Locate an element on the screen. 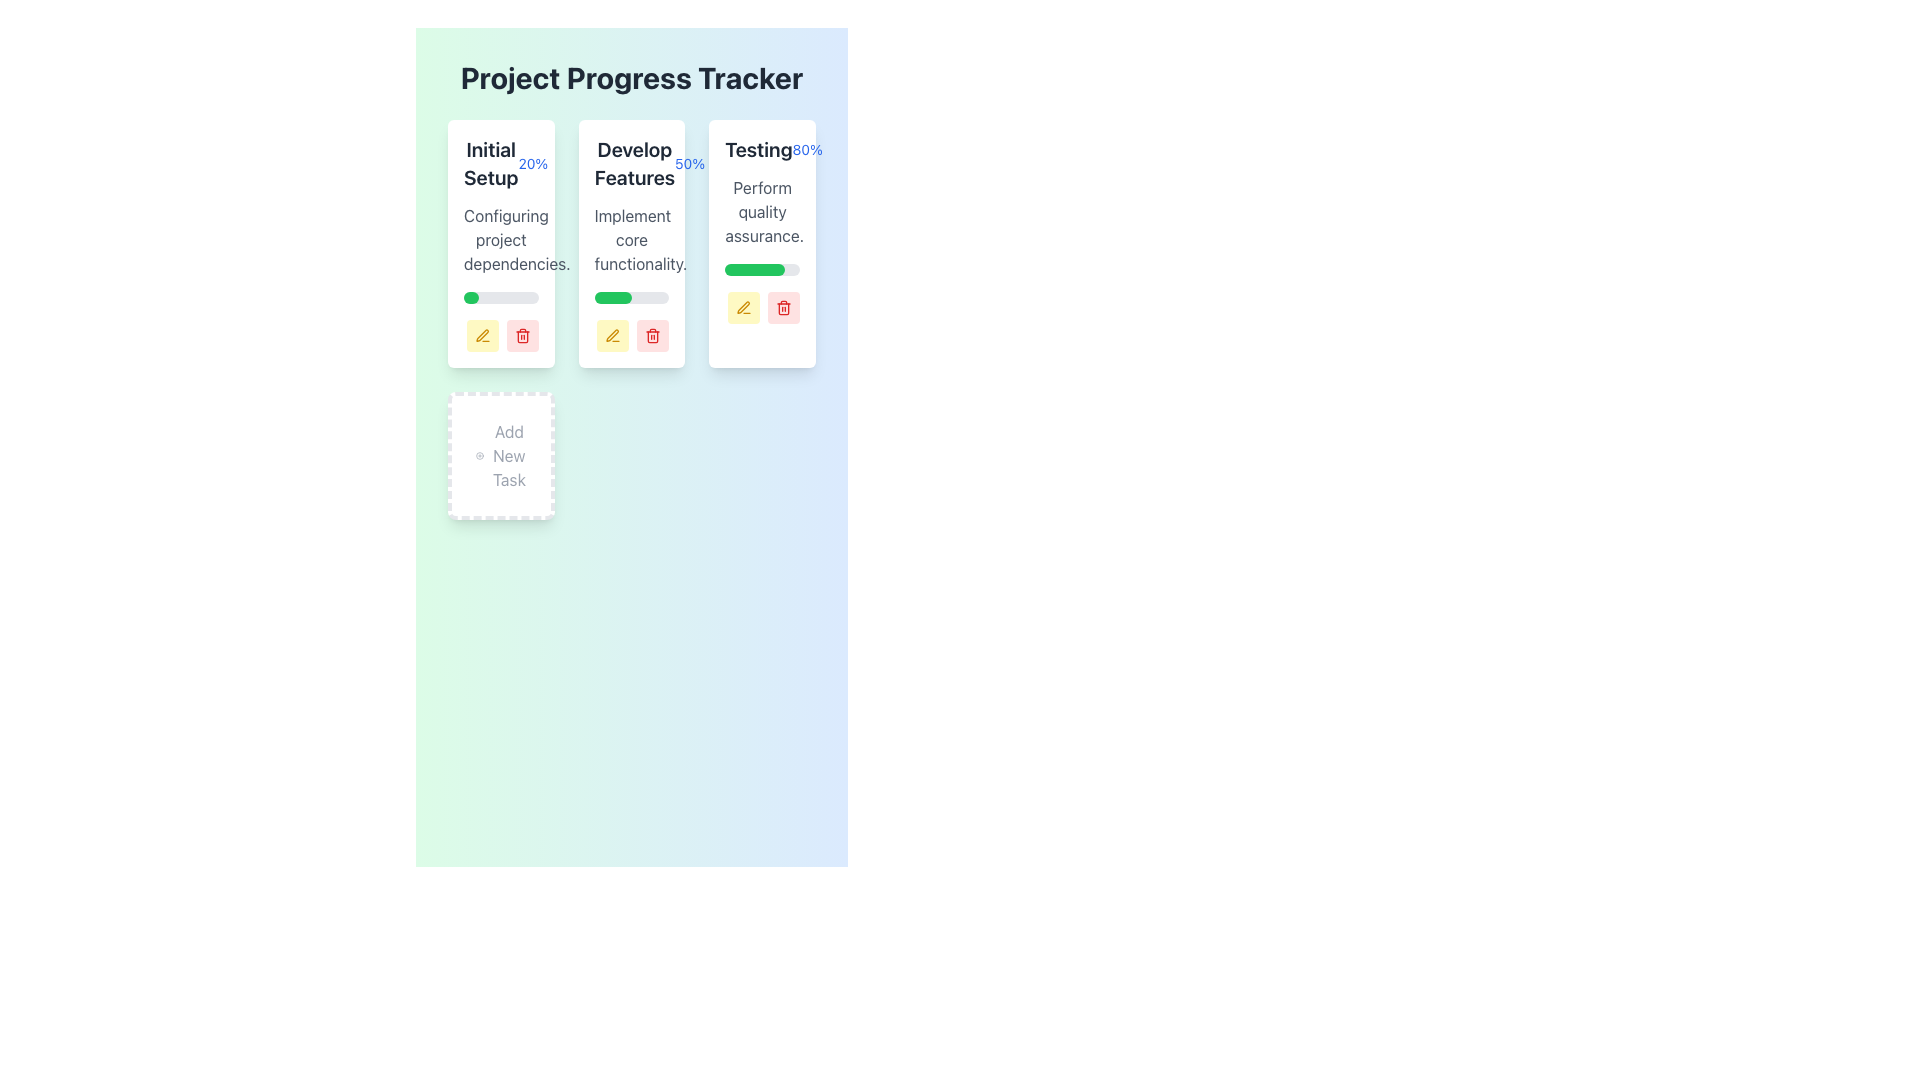  the text element that displays the percentage of completion related to the task labeled 'Testing', located to the right of 'Testing' at the top-right corner of the card is located at coordinates (807, 149).